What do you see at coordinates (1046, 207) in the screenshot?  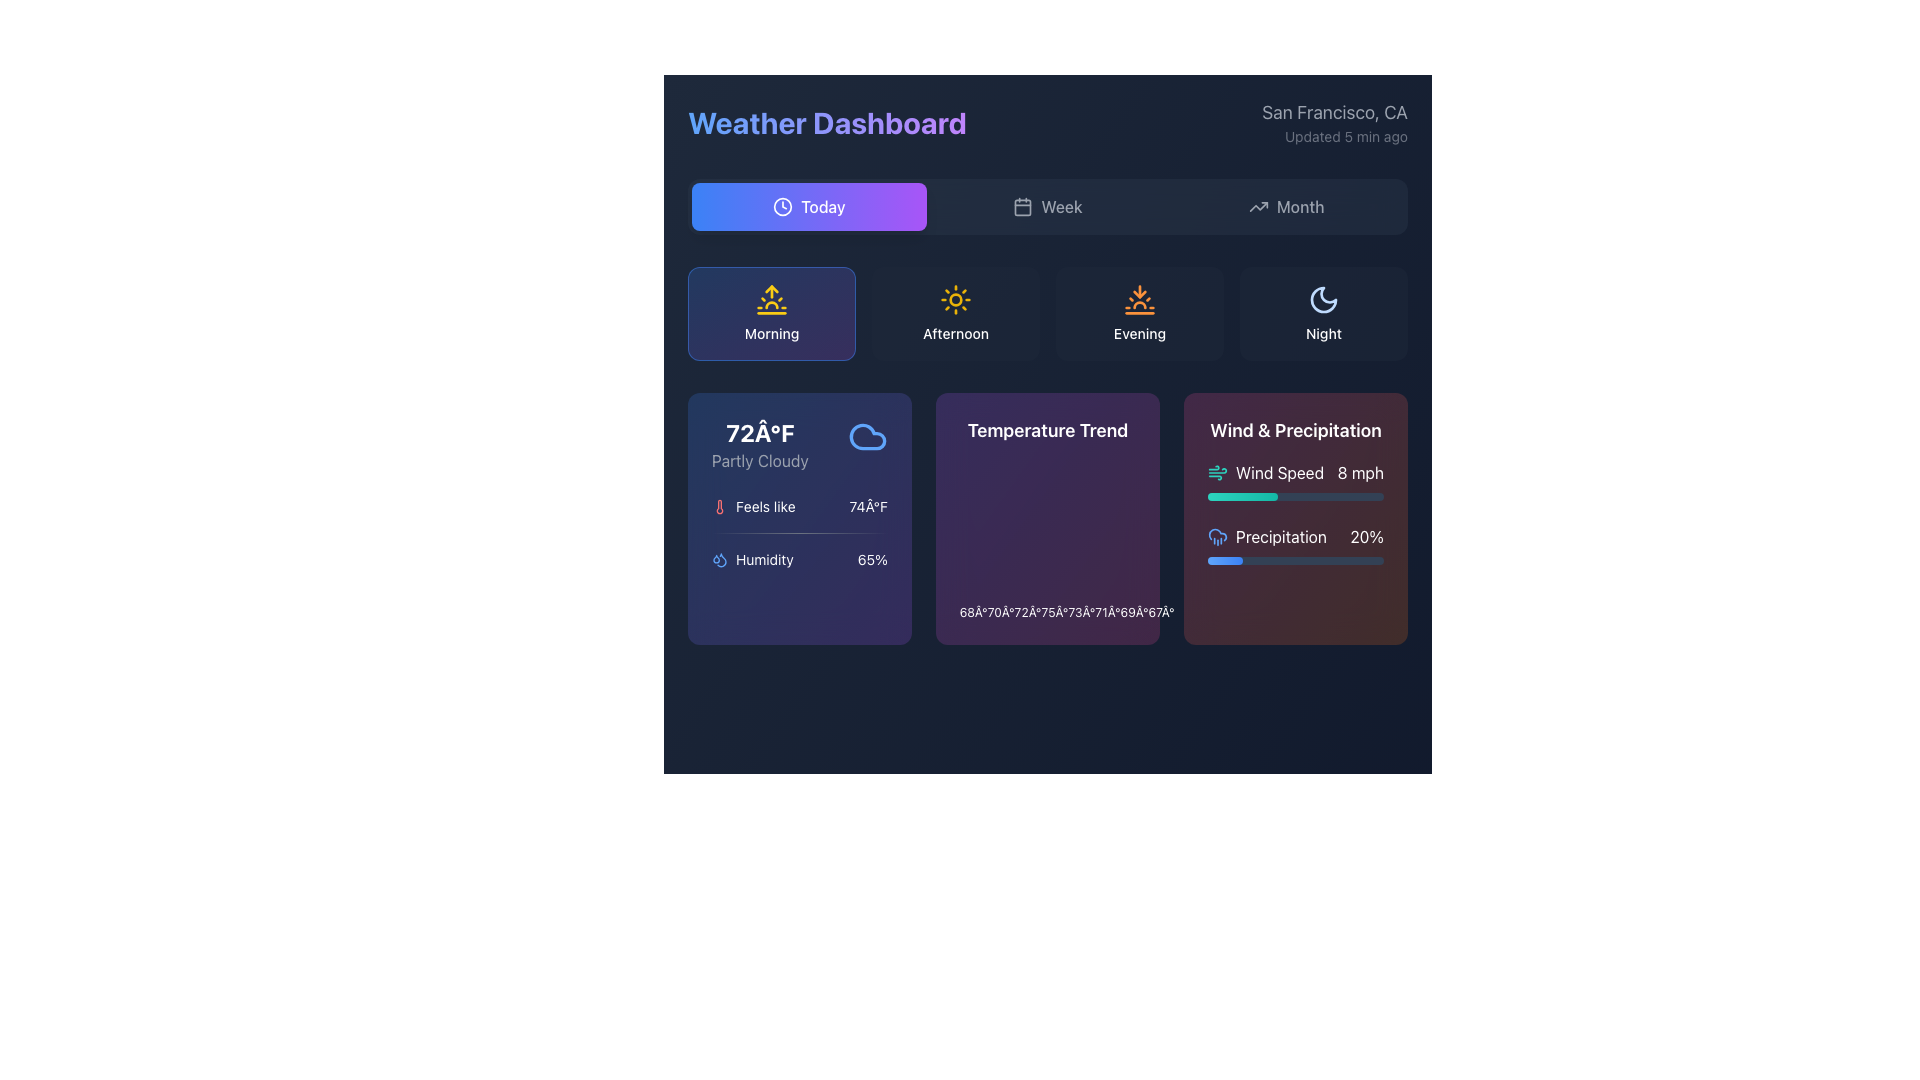 I see `the middle button in the set of three tabs labeled 'Weather Dashboard'` at bounding box center [1046, 207].